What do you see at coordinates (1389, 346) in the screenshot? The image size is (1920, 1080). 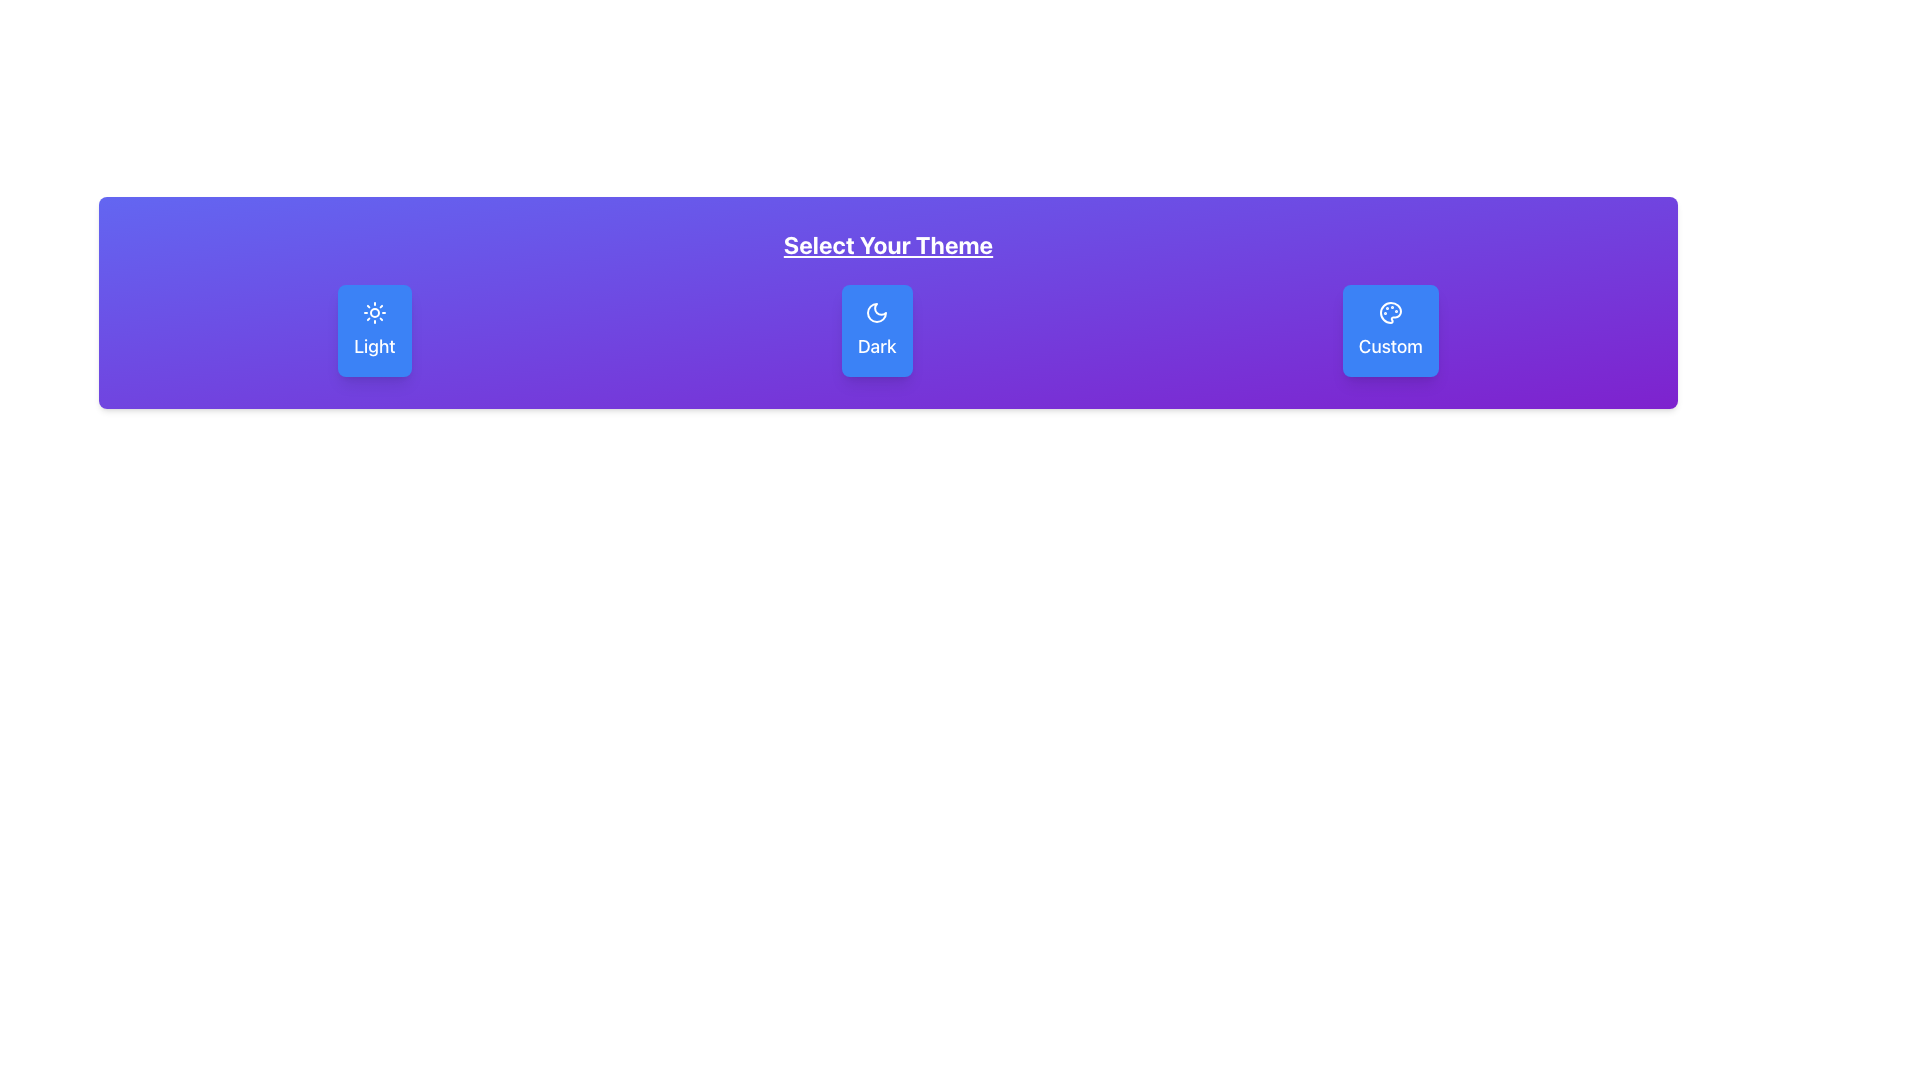 I see `the static text with a decorative icon that indicates the 'Custom' theme option within the blue rectangular button` at bounding box center [1389, 346].